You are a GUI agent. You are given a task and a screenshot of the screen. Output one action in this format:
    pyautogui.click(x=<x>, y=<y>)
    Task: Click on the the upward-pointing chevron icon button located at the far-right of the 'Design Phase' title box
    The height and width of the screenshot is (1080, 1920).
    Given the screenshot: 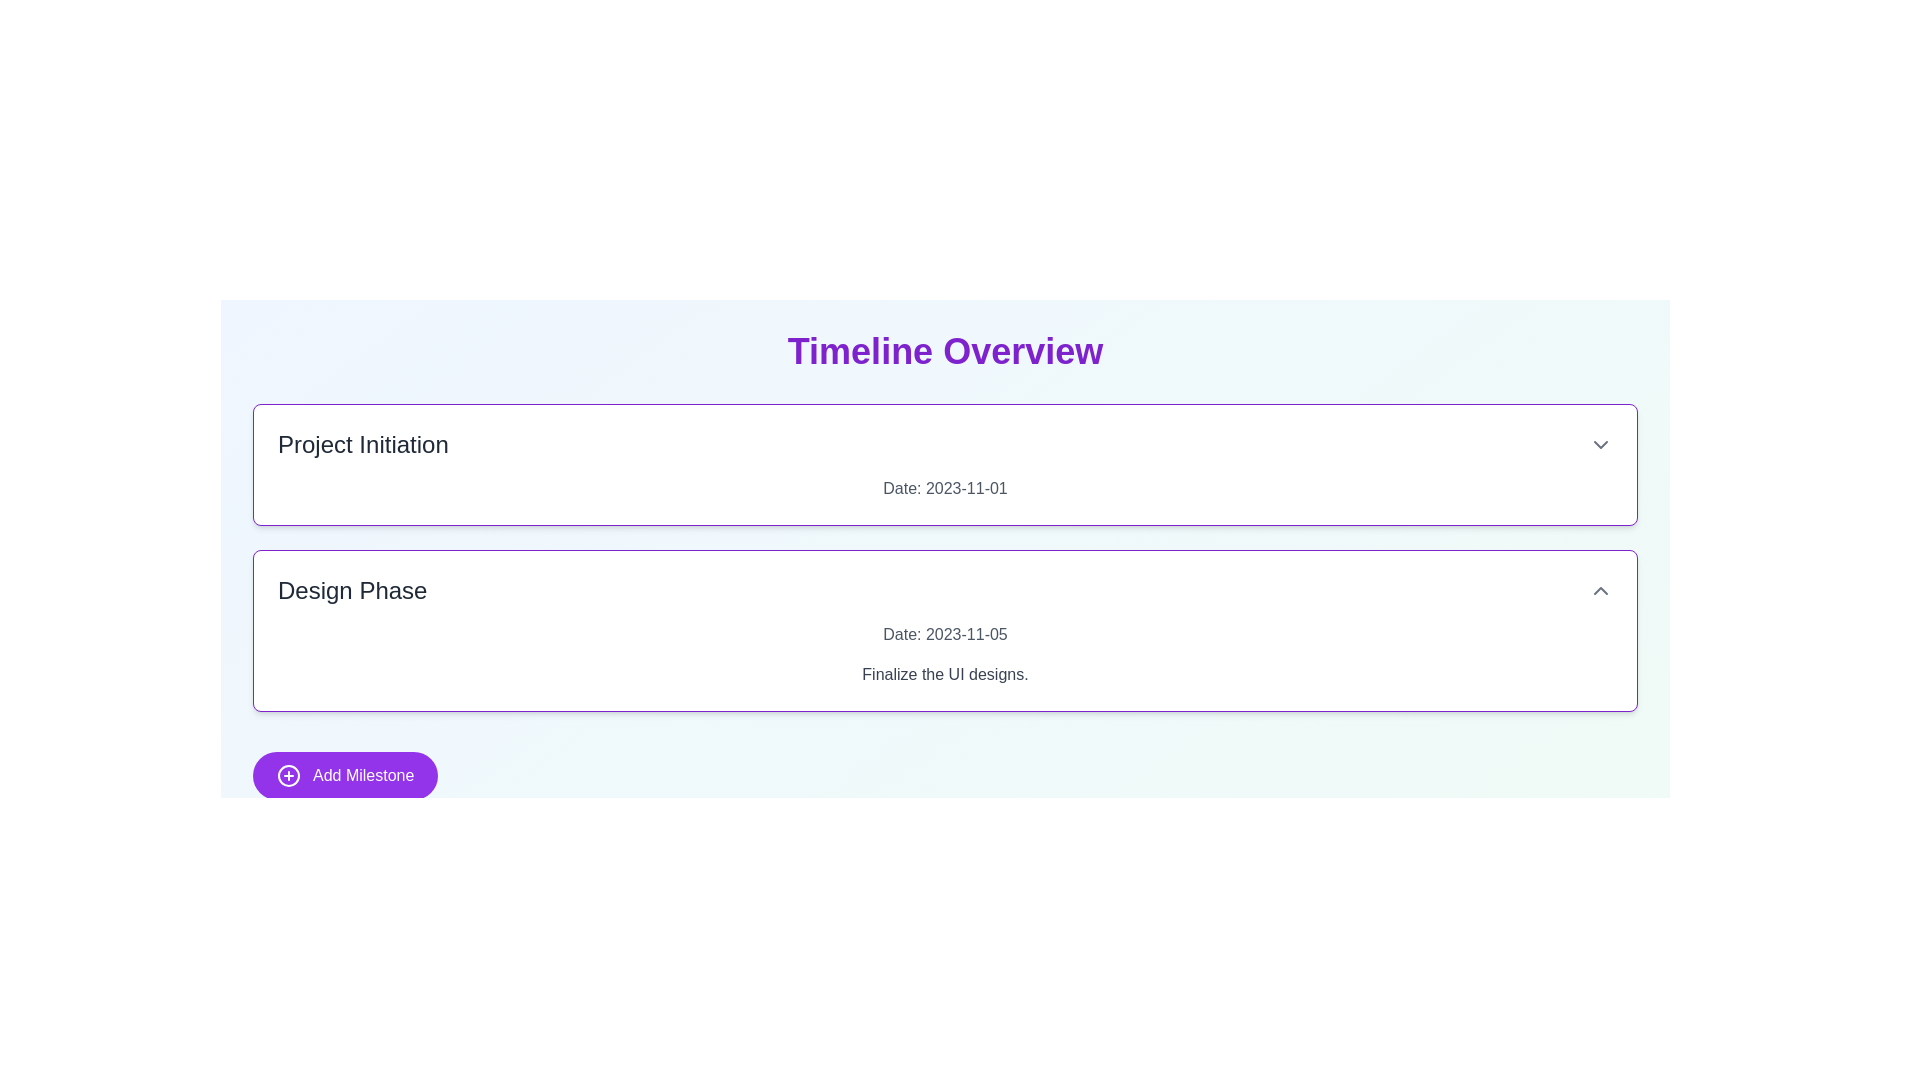 What is the action you would take?
    pyautogui.click(x=1601, y=589)
    